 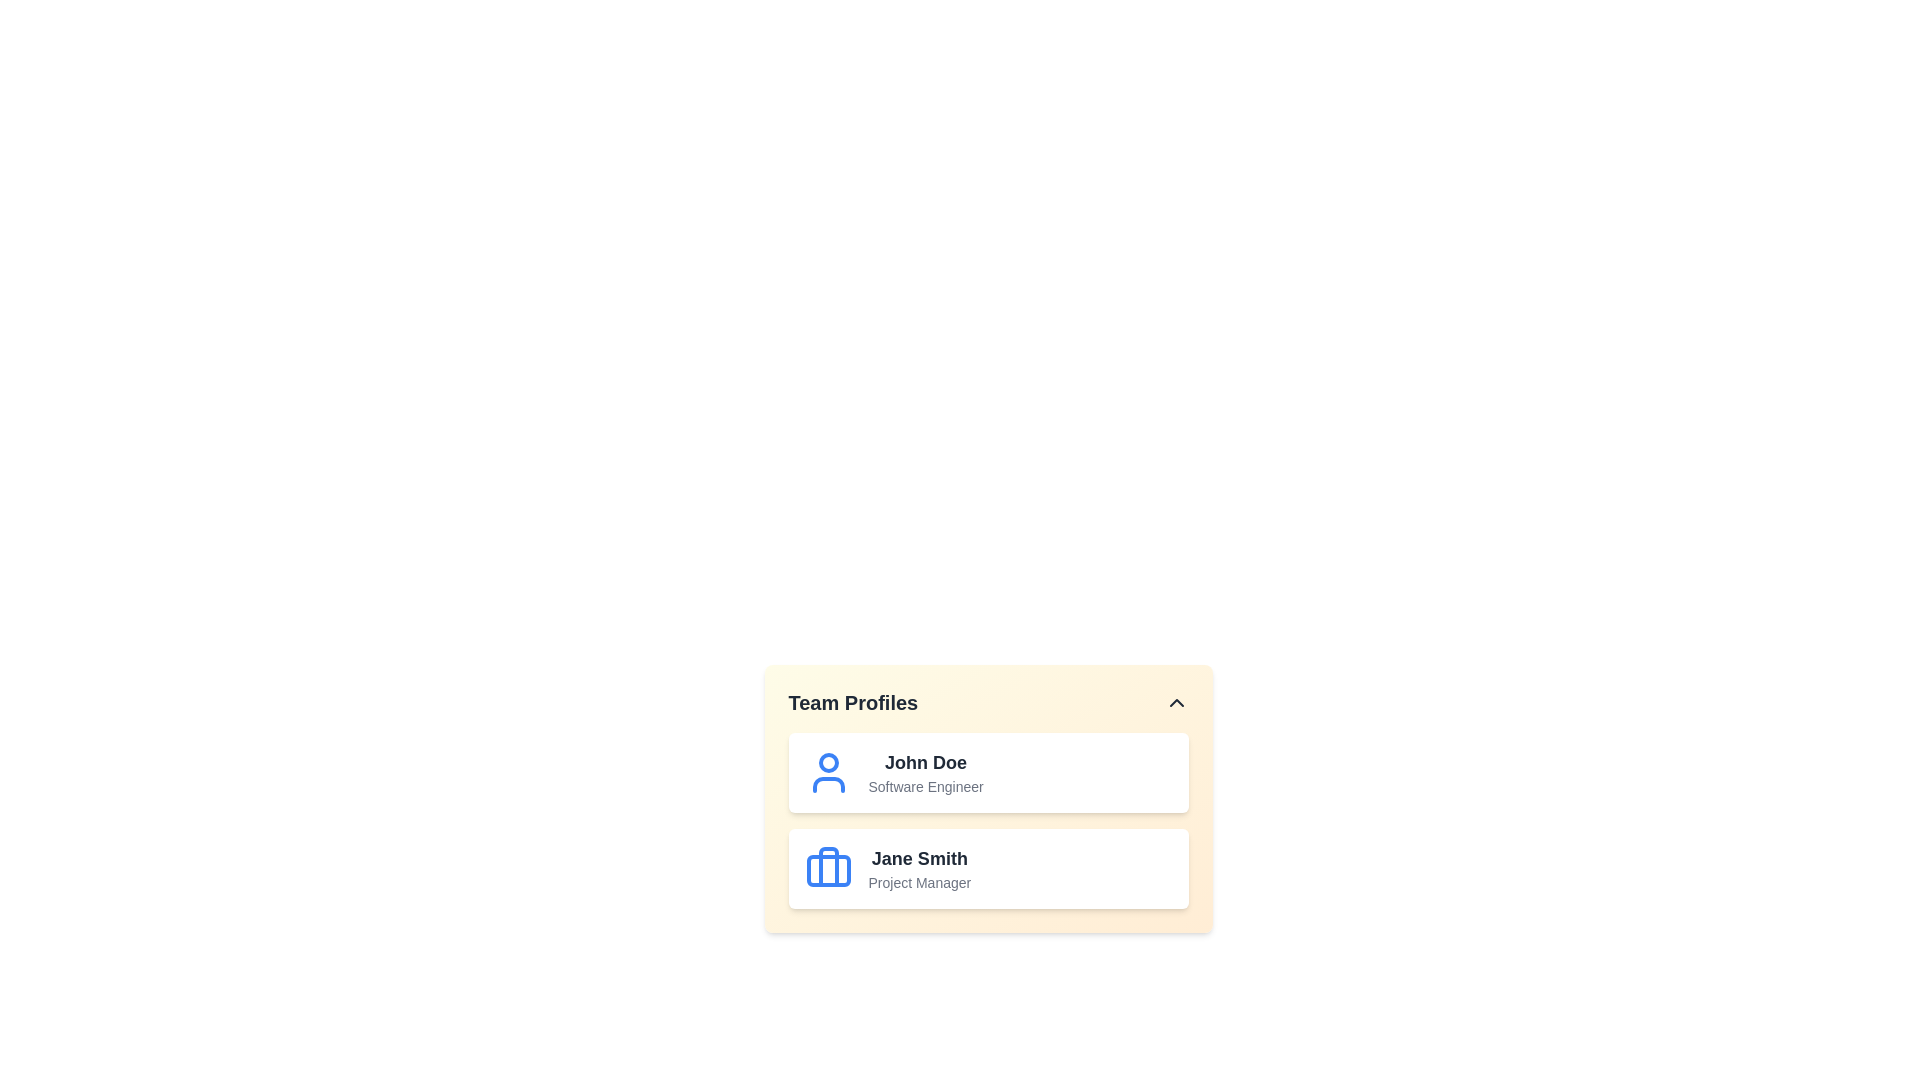 What do you see at coordinates (828, 771) in the screenshot?
I see `the profile icon representing 'John Doe' in the 'Team Profiles' section, located to the left of the name and title displayed` at bounding box center [828, 771].